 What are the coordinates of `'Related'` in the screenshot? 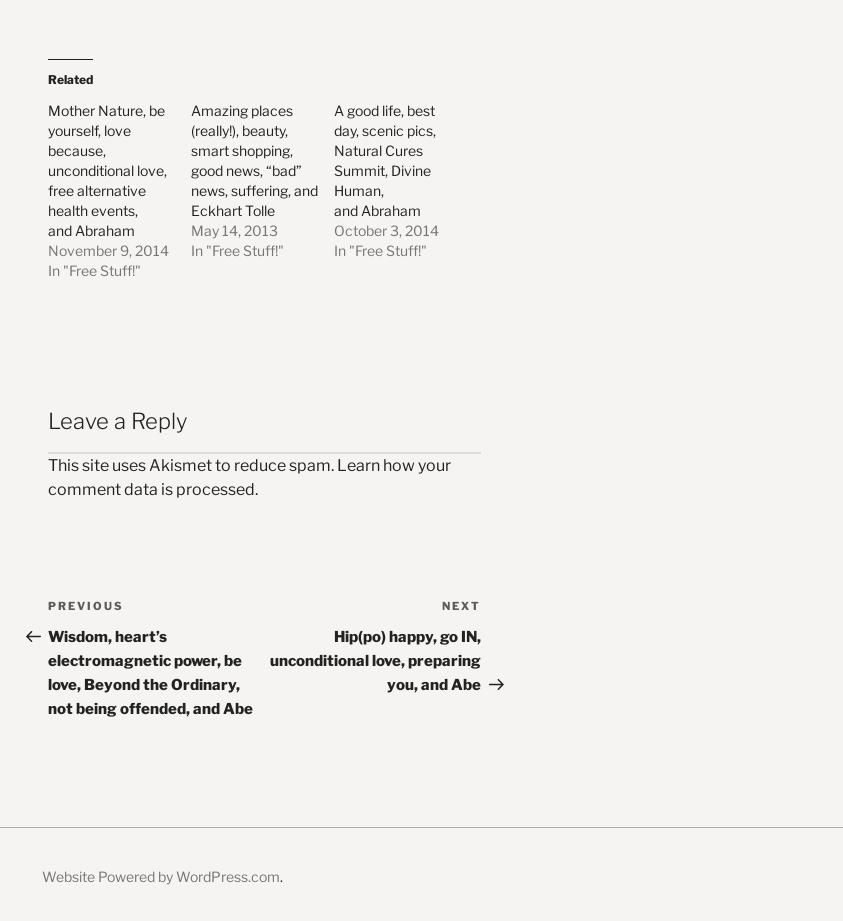 It's located at (69, 79).